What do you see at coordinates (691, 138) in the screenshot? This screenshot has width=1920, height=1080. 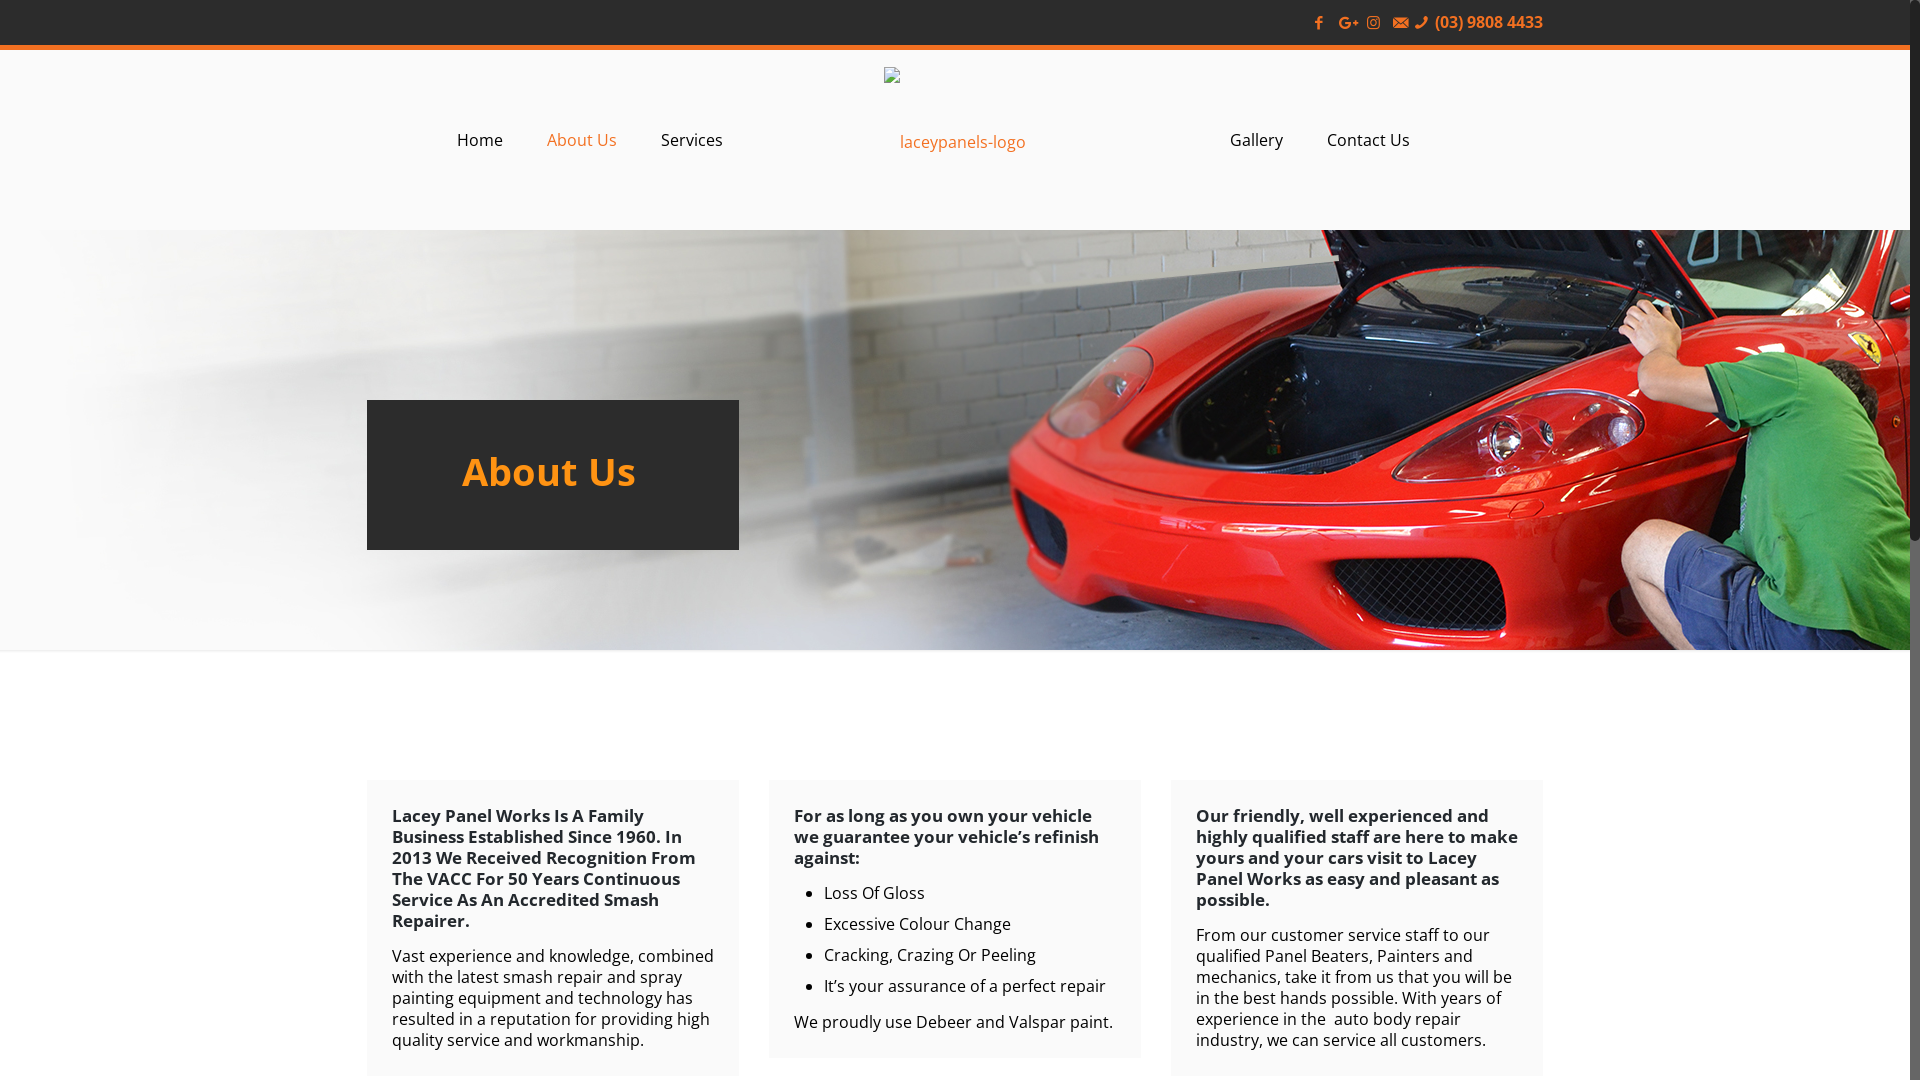 I see `'Services'` at bounding box center [691, 138].